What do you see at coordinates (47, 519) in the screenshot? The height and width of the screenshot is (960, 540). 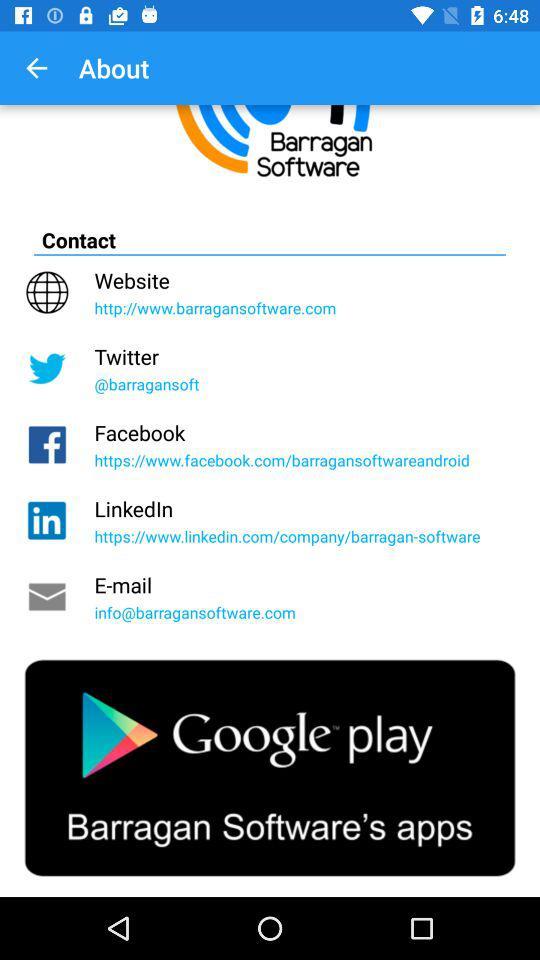 I see `the linkedin icon which is  just below the facebook icon` at bounding box center [47, 519].